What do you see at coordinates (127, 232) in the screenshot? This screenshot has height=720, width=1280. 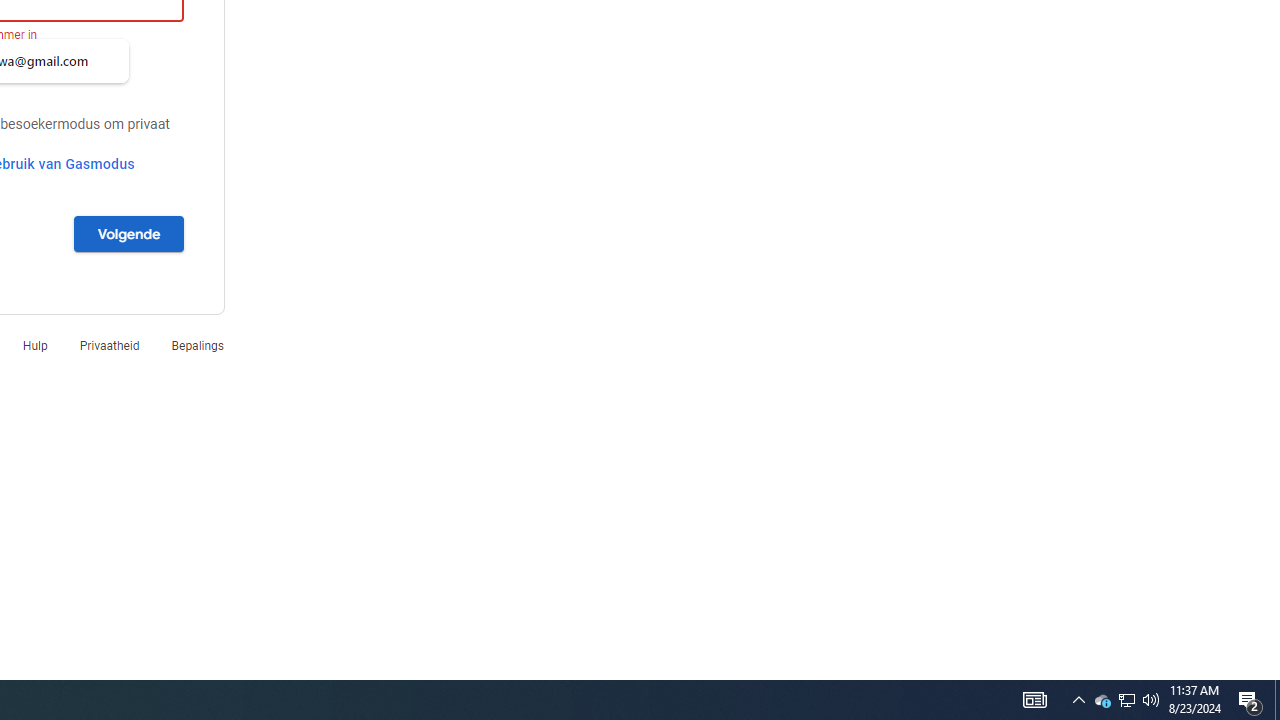 I see `'Volgende'` at bounding box center [127, 232].